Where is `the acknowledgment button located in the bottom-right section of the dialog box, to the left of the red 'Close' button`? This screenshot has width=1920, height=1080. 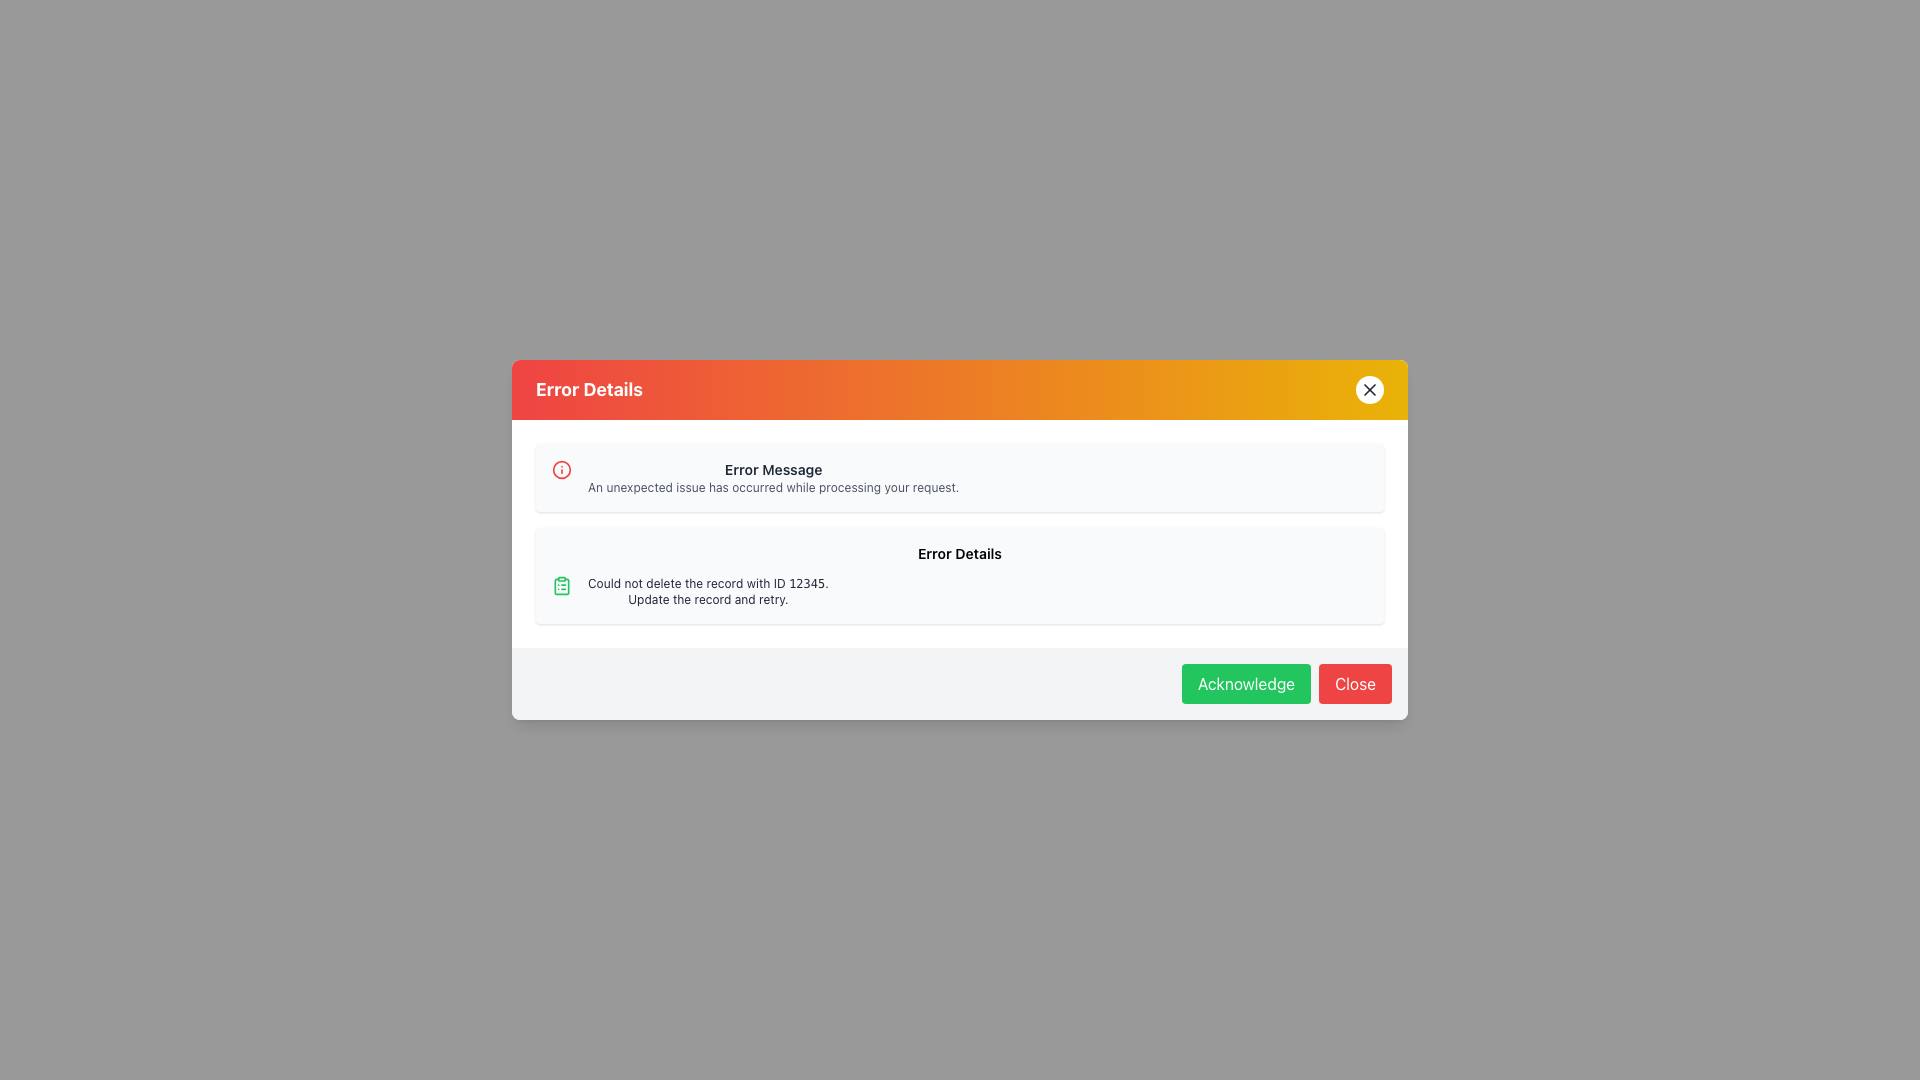 the acknowledgment button located in the bottom-right section of the dialog box, to the left of the red 'Close' button is located at coordinates (1245, 682).